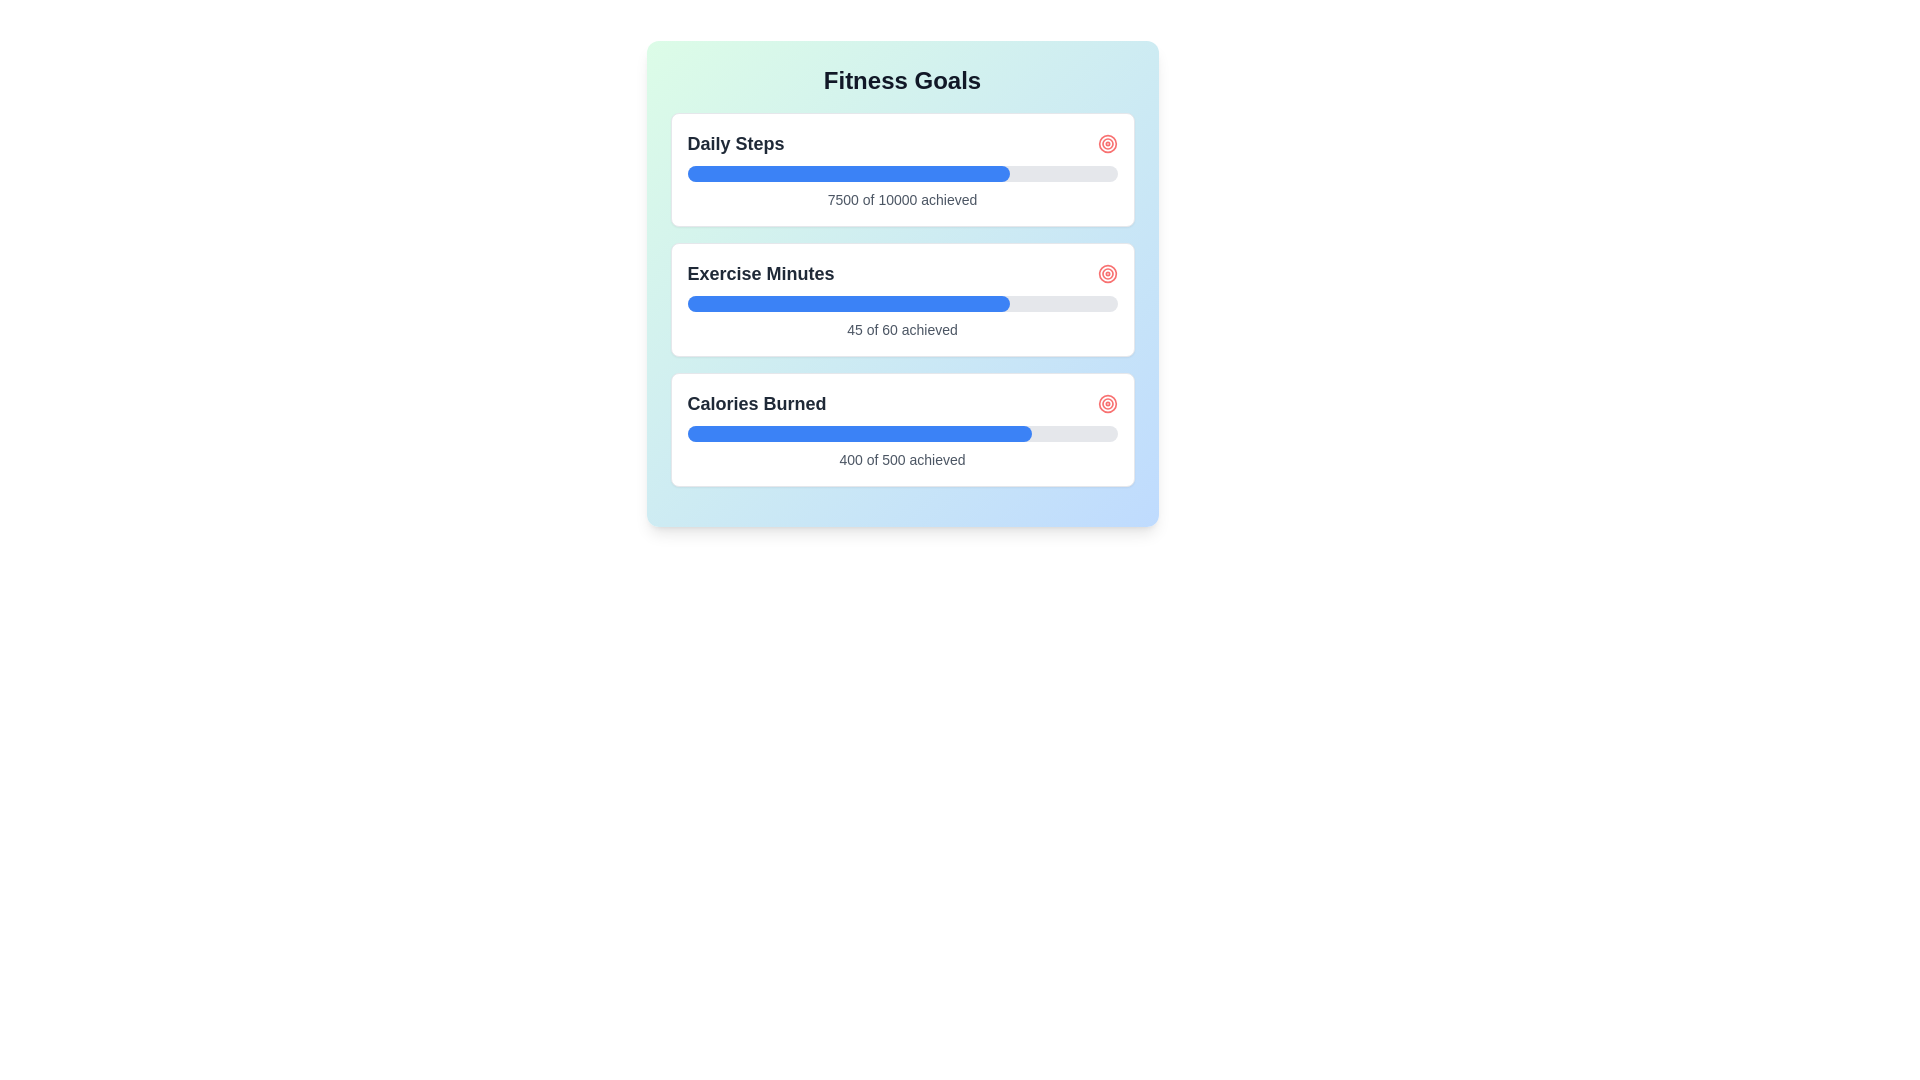 The width and height of the screenshot is (1920, 1080). What do you see at coordinates (901, 404) in the screenshot?
I see `the label with icon that provides a title and visual cue for the progress section, located at the top of a white card above a blue progress bar` at bounding box center [901, 404].